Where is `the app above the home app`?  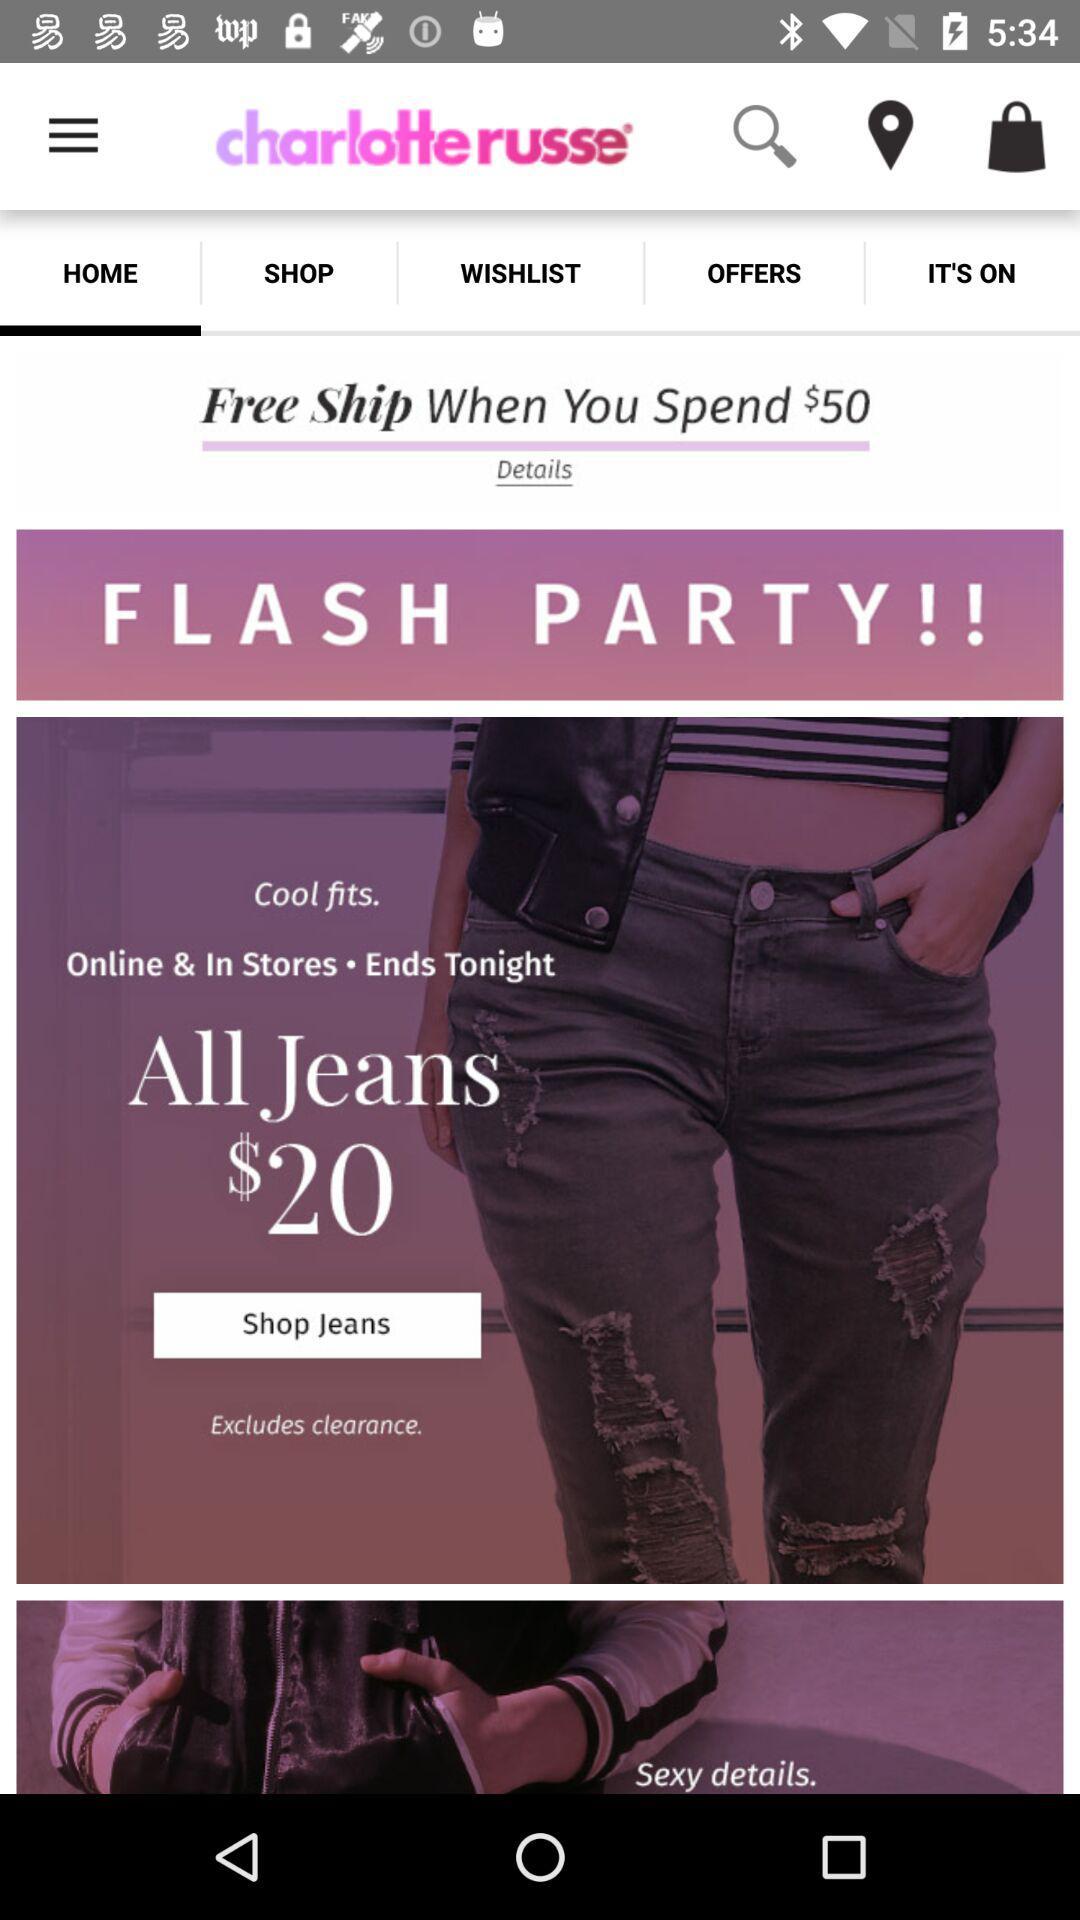 the app above the home app is located at coordinates (72, 135).